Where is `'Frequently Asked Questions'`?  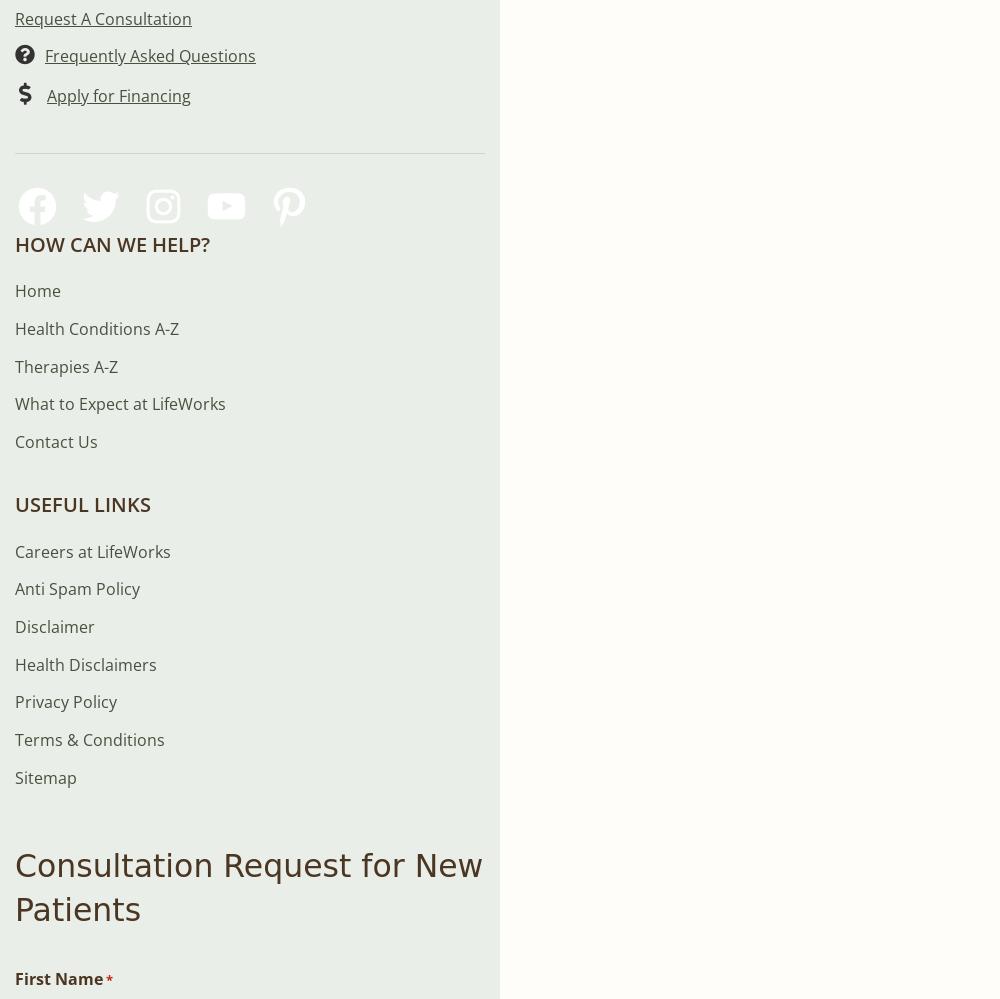 'Frequently Asked Questions' is located at coordinates (150, 56).